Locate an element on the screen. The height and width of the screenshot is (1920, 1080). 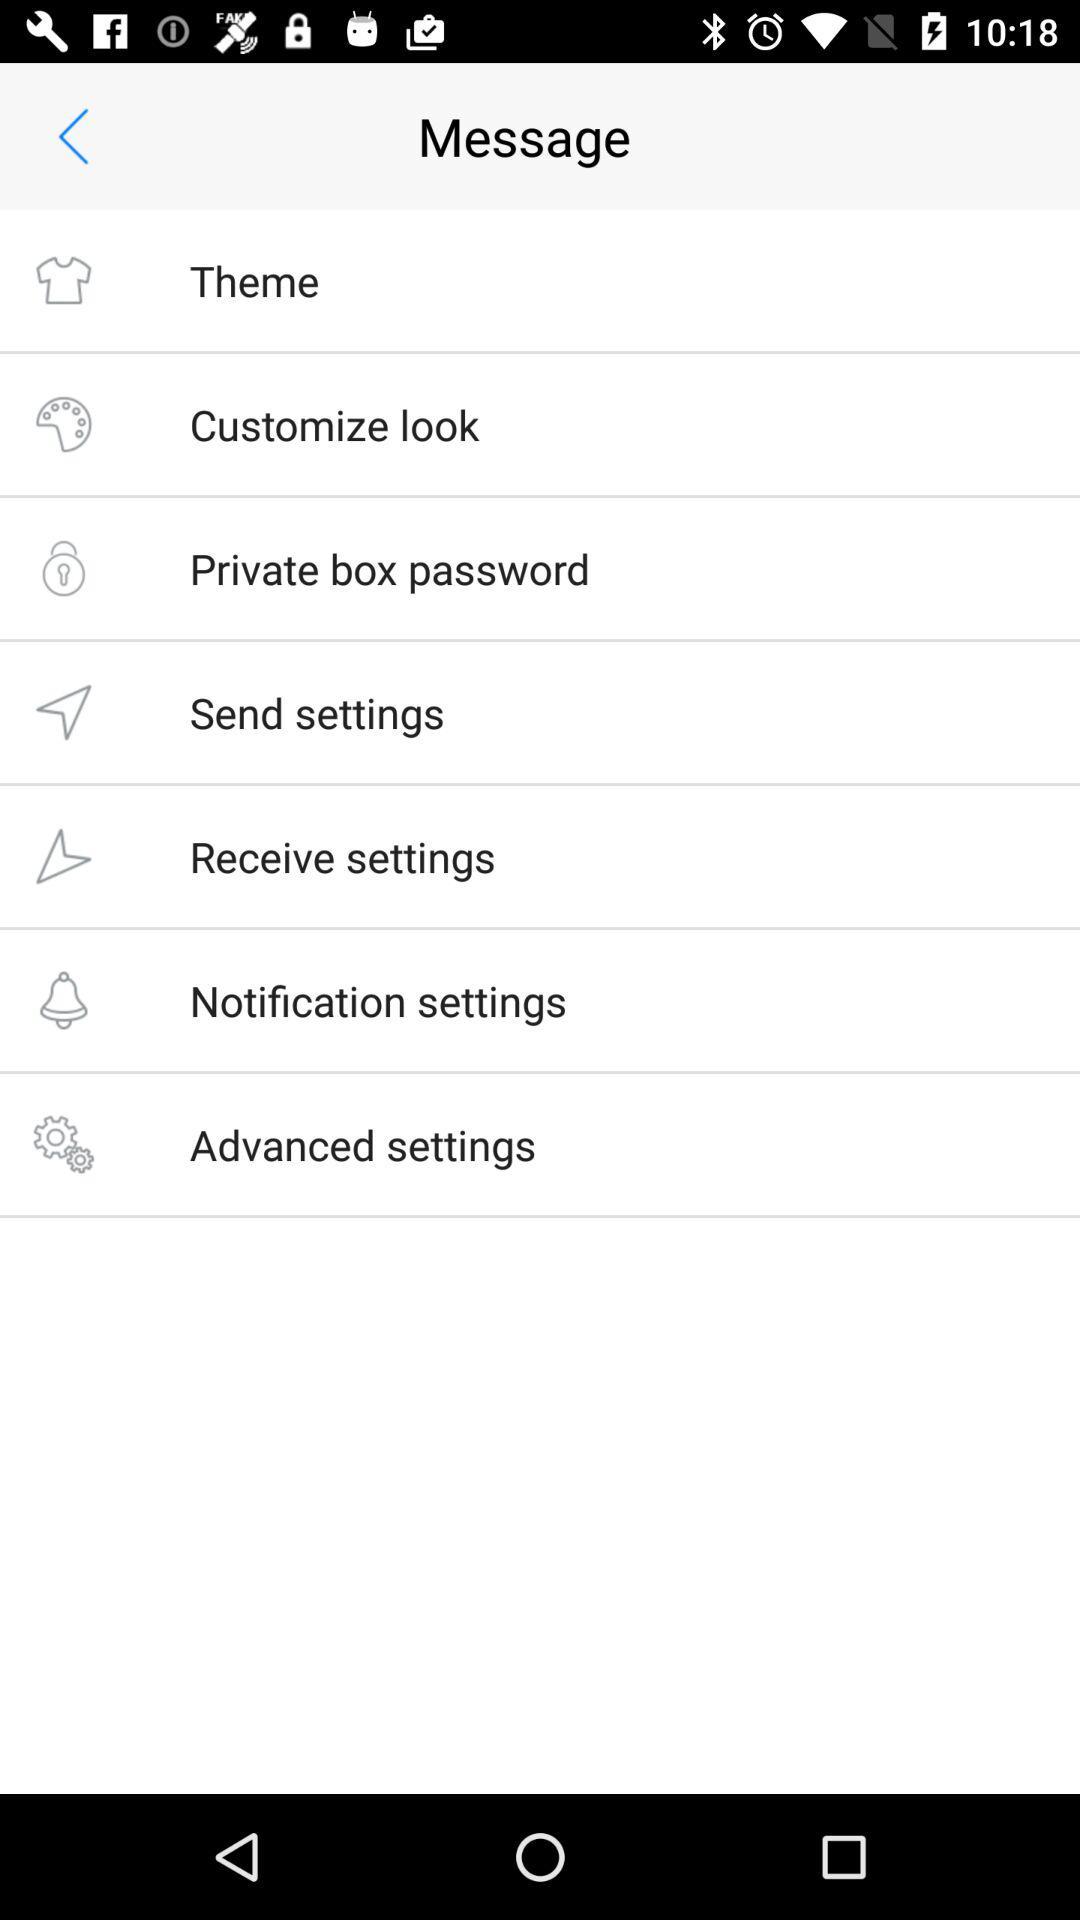
receive settings item is located at coordinates (341, 856).